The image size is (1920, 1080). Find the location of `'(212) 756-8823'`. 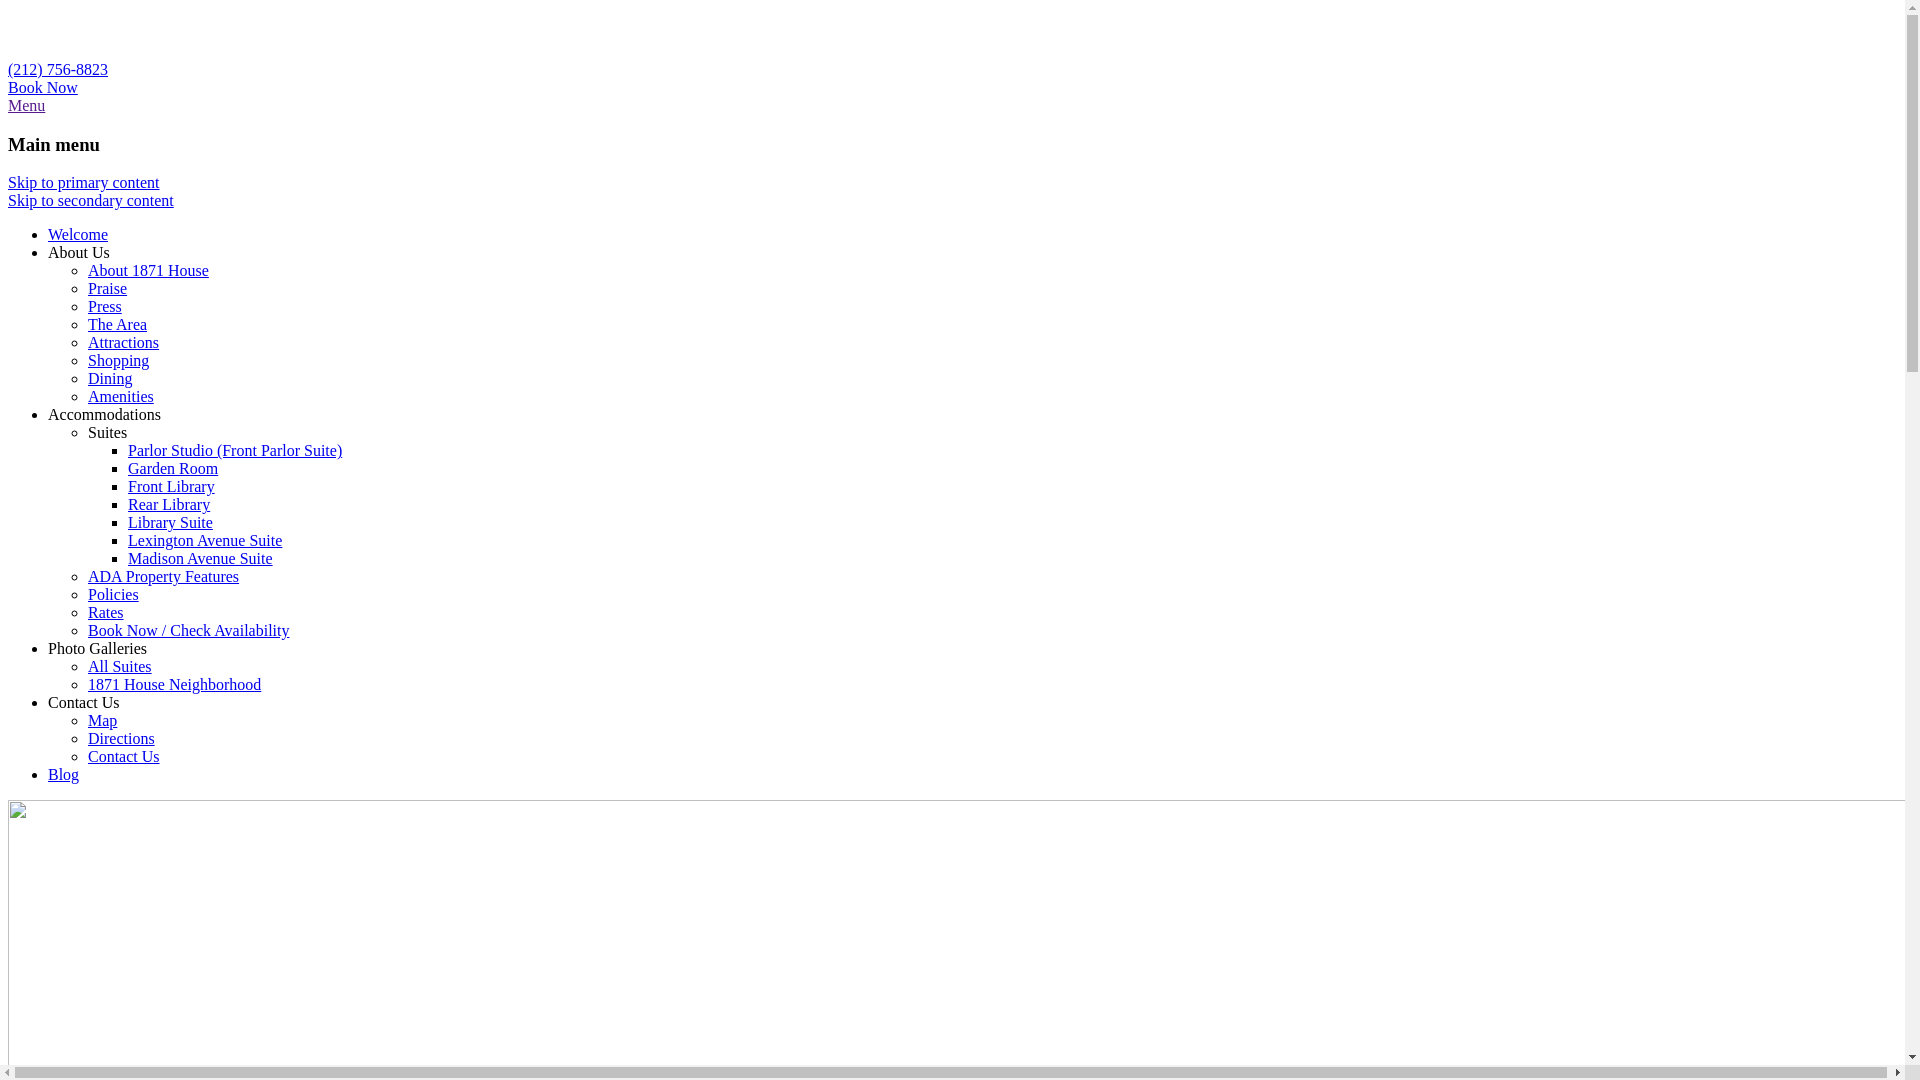

'(212) 756-8823' is located at coordinates (57, 68).